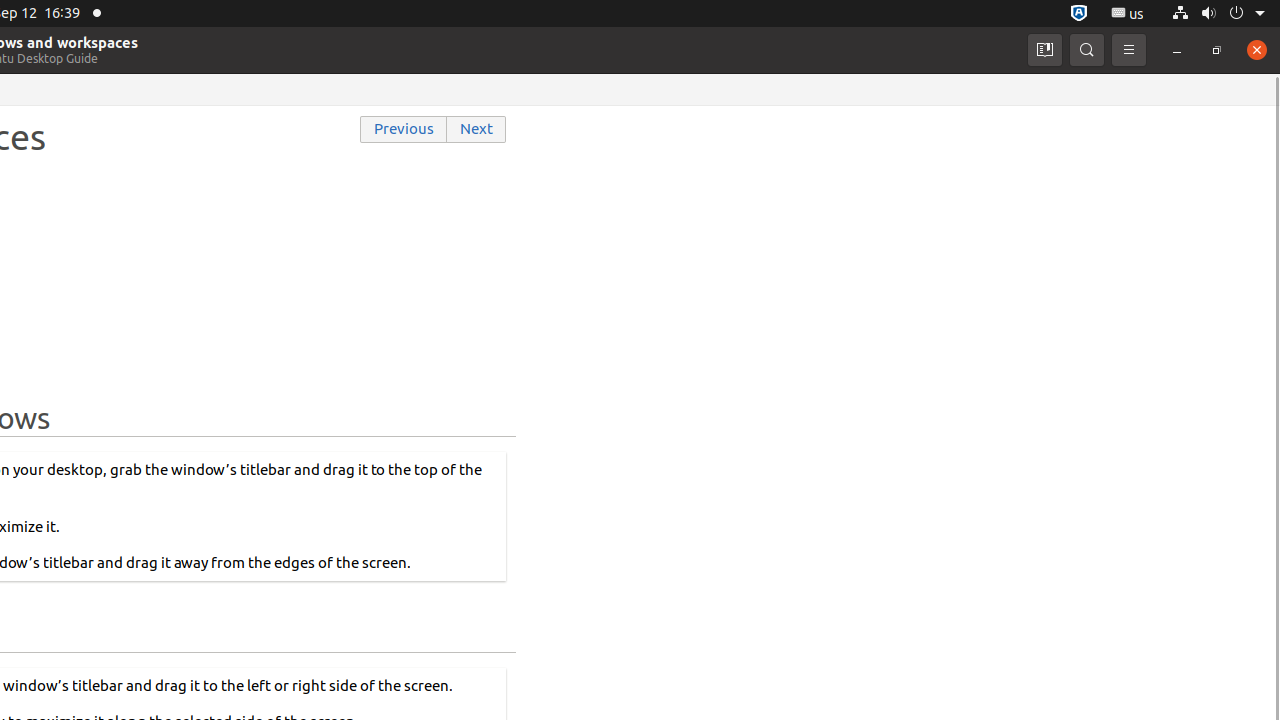  What do you see at coordinates (1255, 48) in the screenshot?
I see `'Close'` at bounding box center [1255, 48].